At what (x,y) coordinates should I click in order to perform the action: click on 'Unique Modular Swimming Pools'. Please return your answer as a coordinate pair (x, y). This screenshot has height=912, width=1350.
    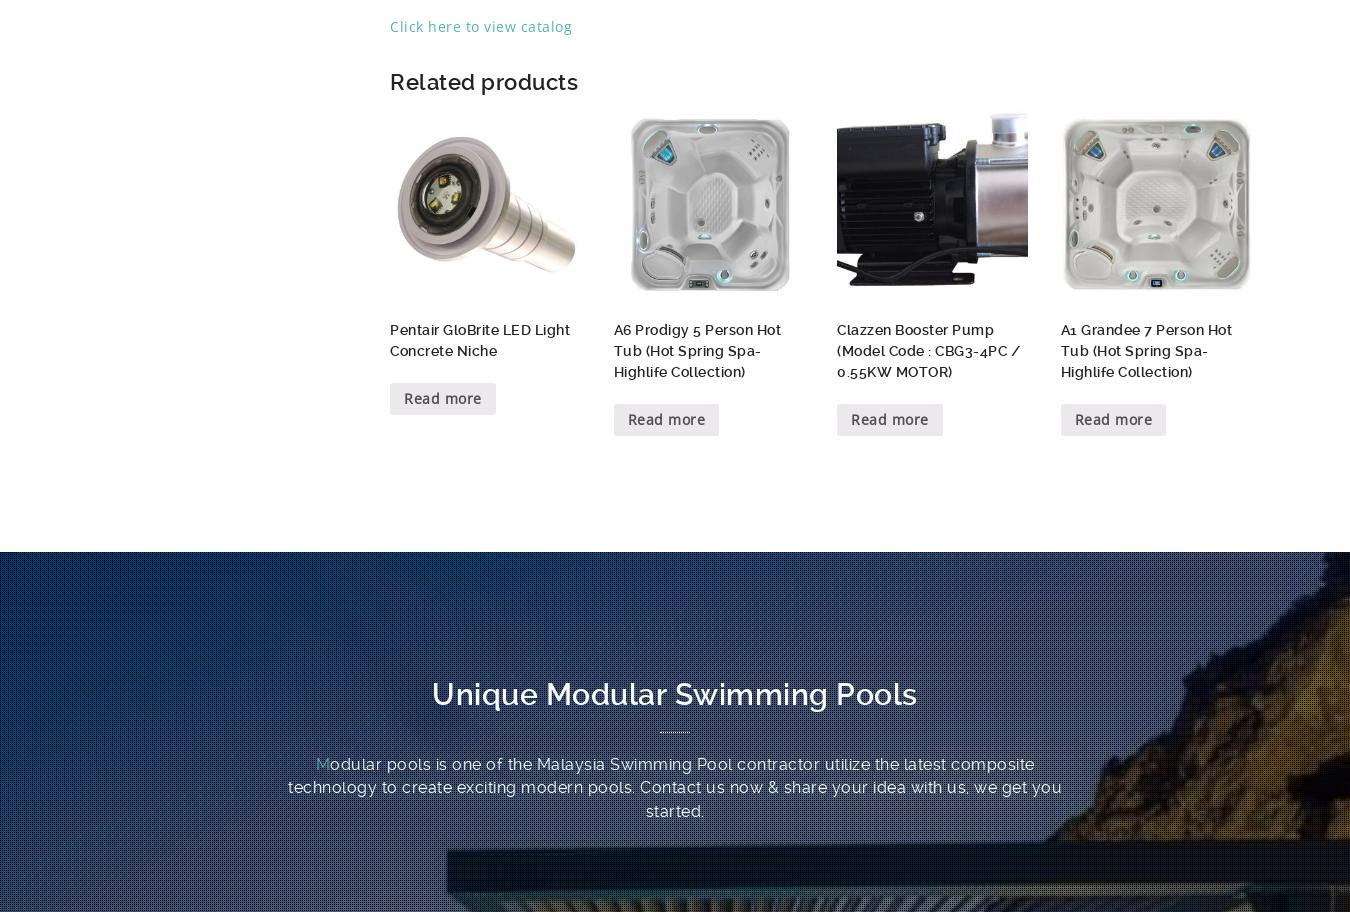
    Looking at the image, I should click on (674, 693).